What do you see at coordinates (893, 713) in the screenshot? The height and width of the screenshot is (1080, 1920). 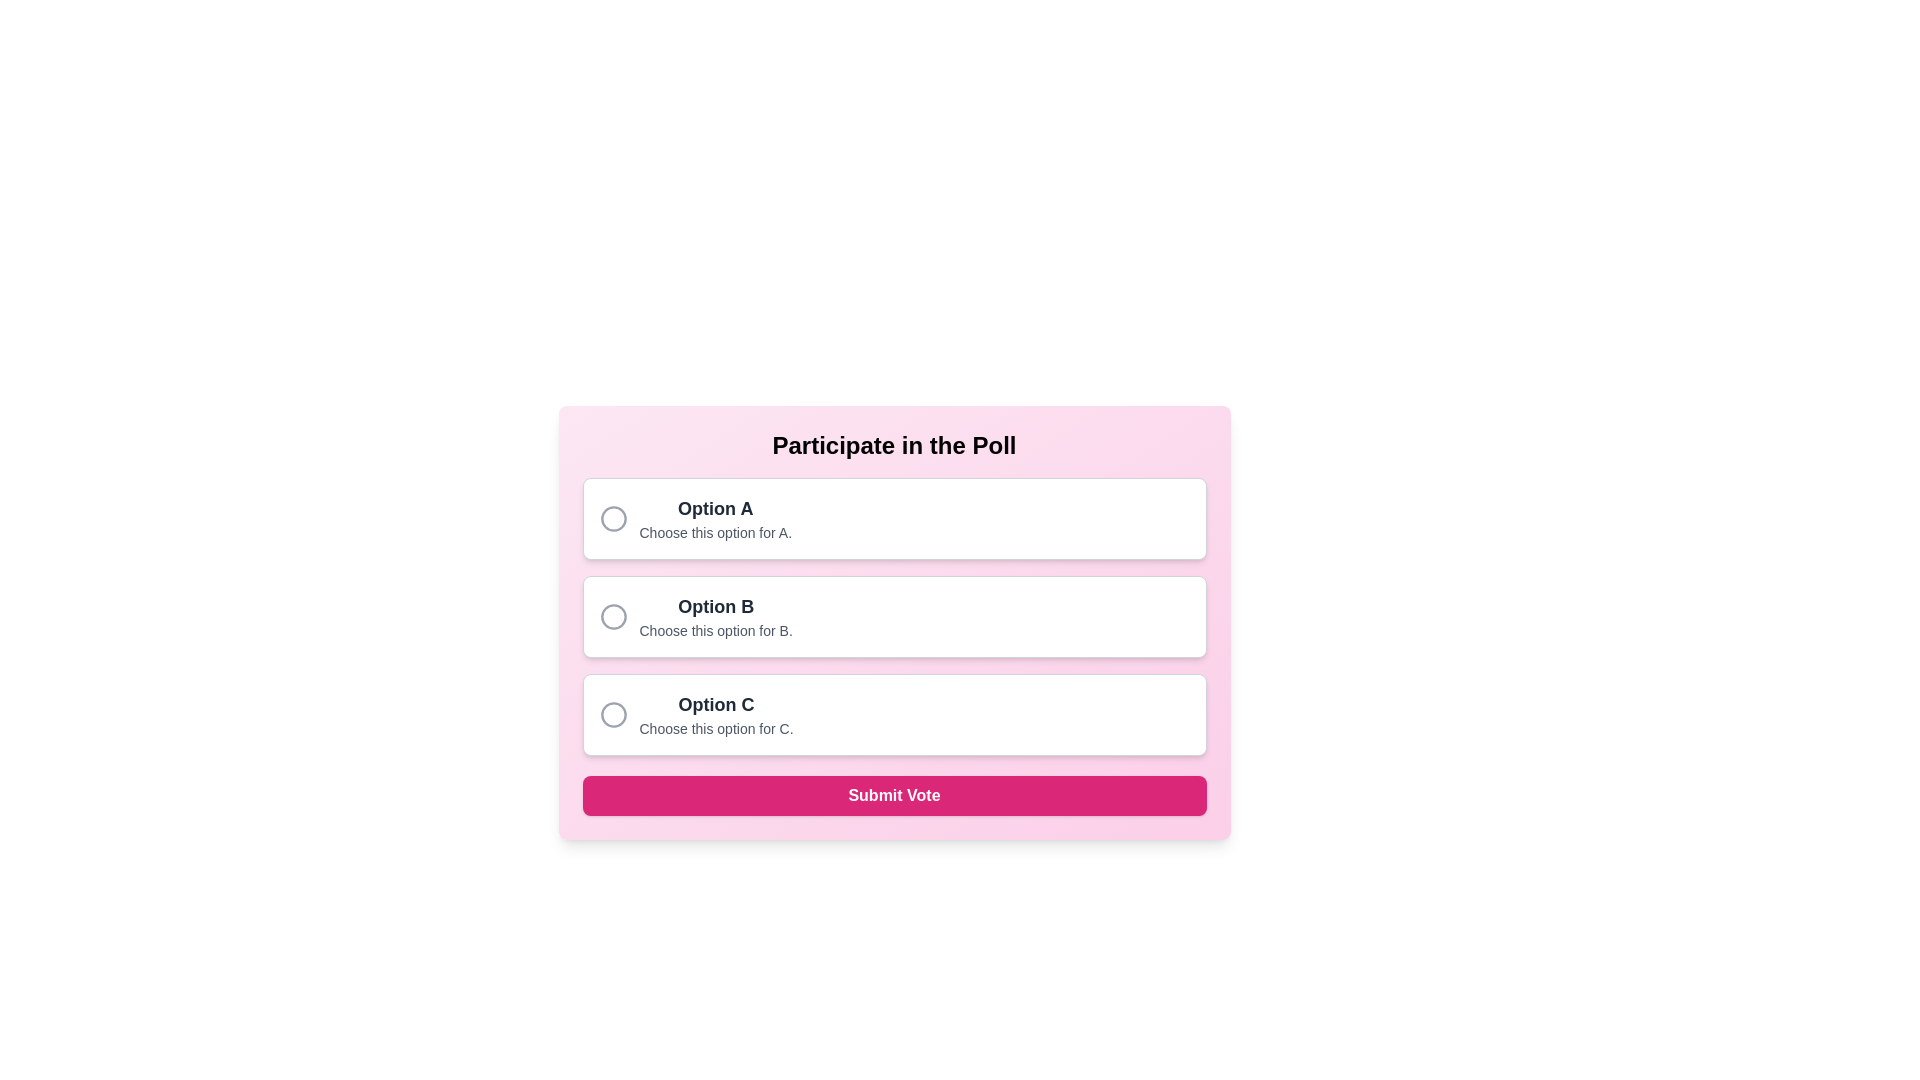 I see `title and description of the selectable card that includes a radio button for 'Option C', which is the third card in a vertical list of options` at bounding box center [893, 713].